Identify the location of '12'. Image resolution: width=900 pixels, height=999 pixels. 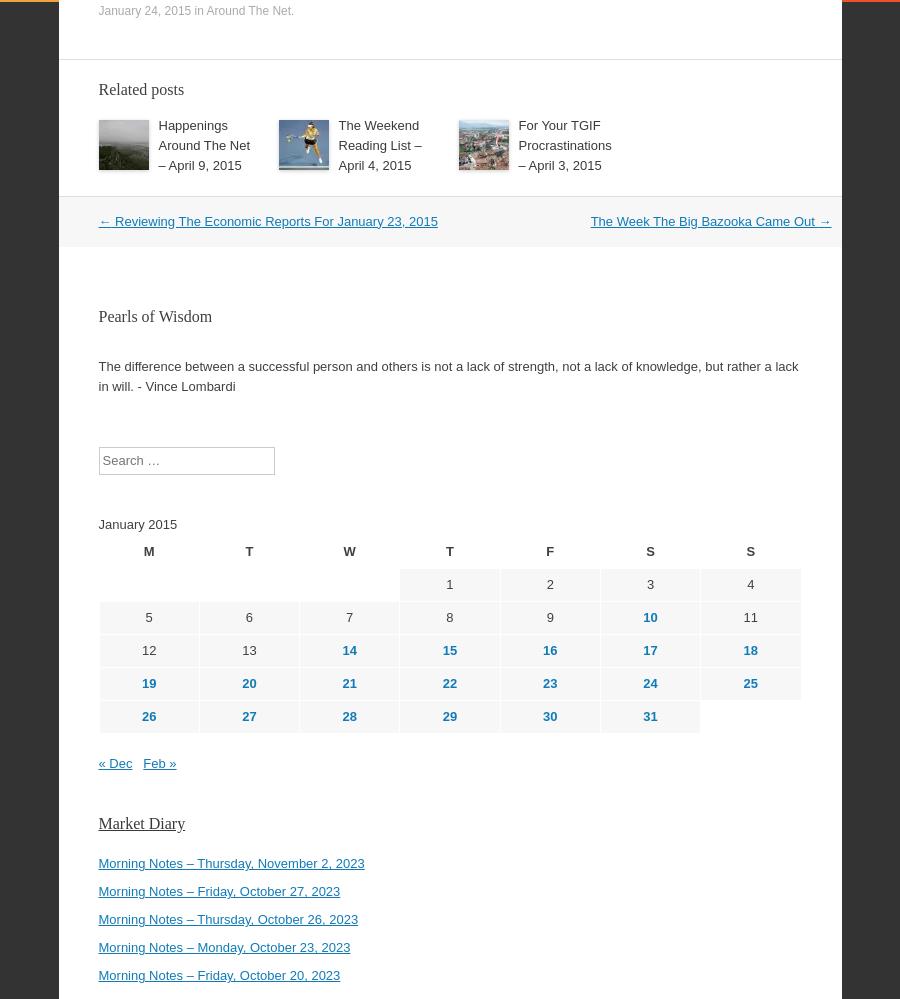
(148, 595).